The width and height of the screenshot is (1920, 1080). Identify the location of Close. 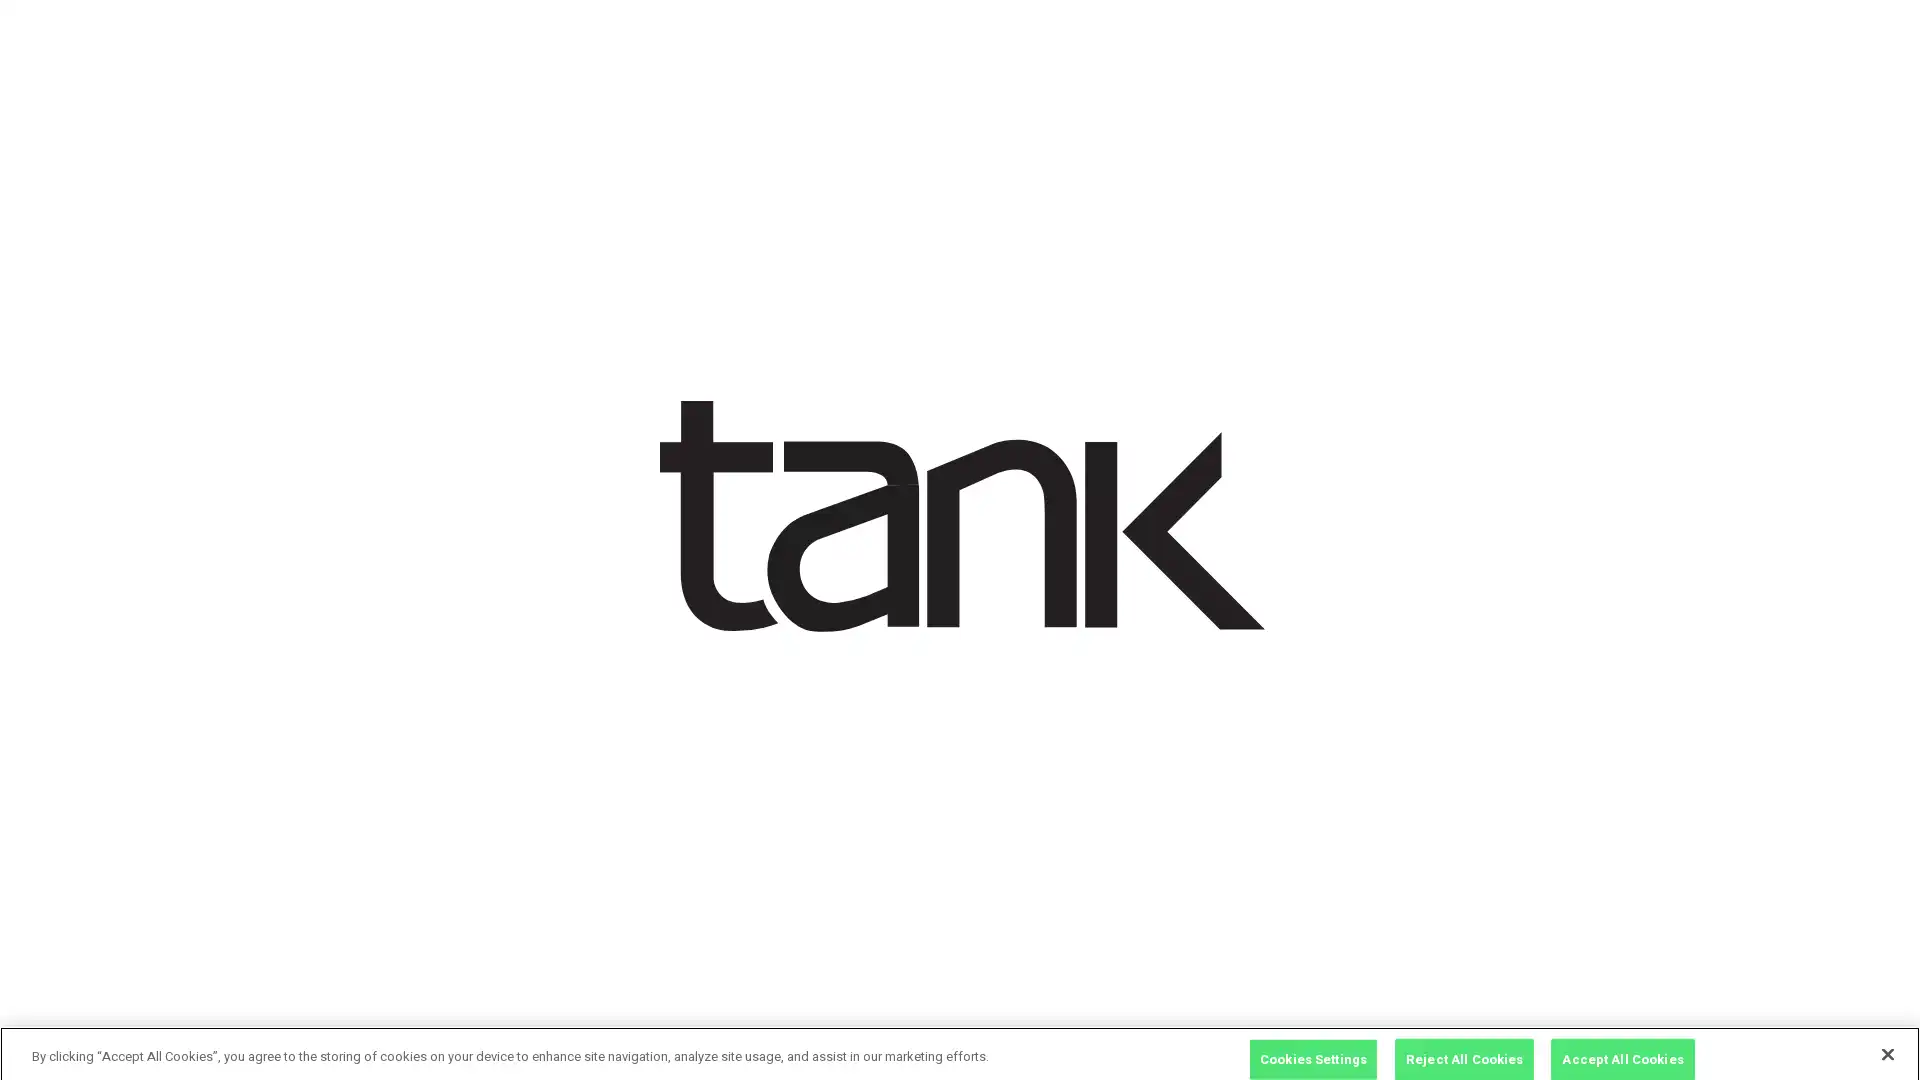
(1886, 1044).